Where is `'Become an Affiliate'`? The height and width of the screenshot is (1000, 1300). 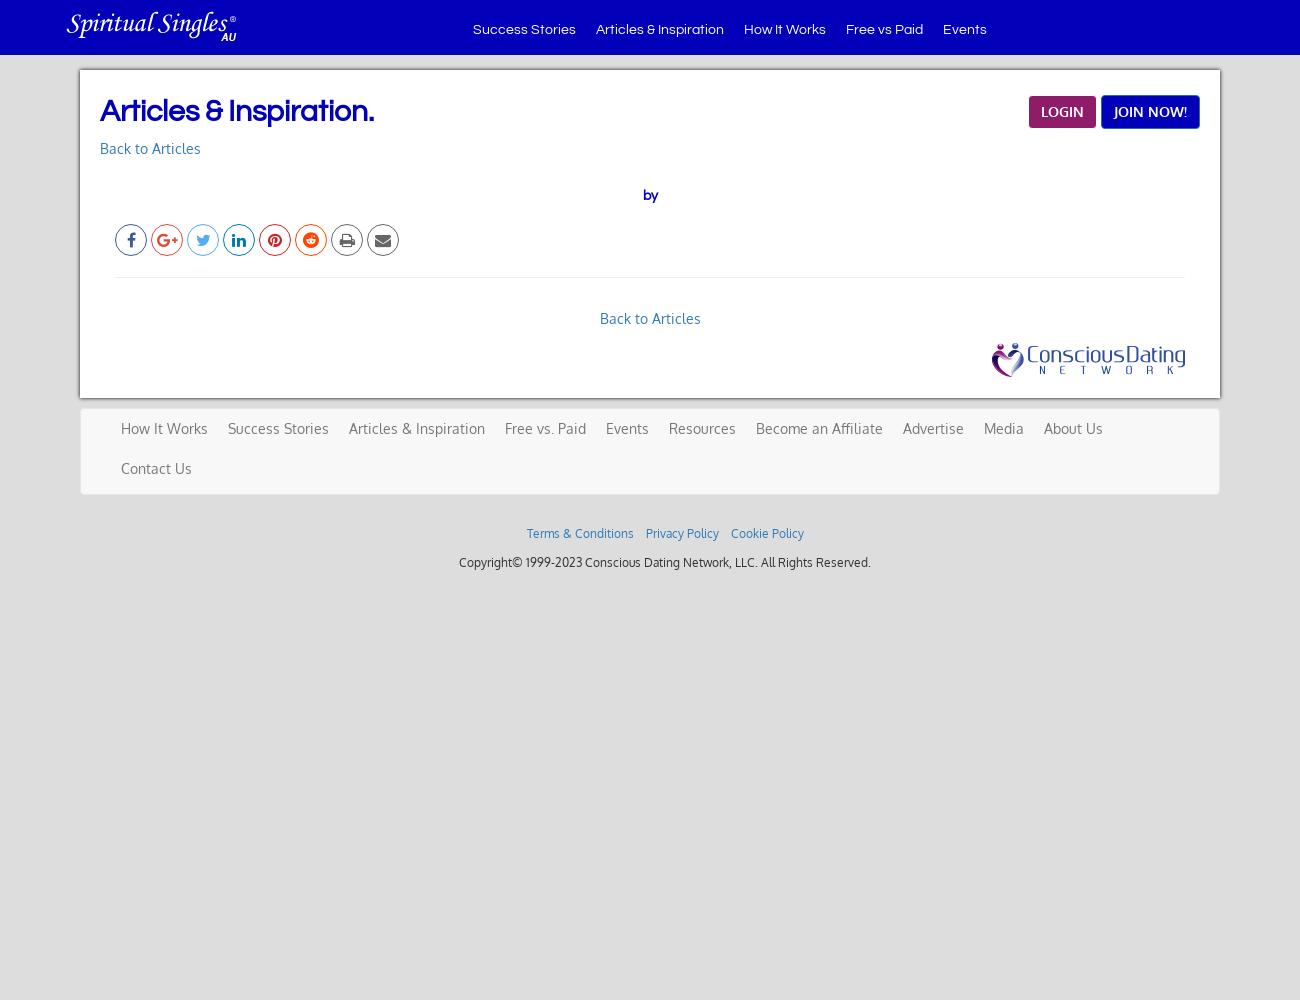
'Become an Affiliate' is located at coordinates (755, 428).